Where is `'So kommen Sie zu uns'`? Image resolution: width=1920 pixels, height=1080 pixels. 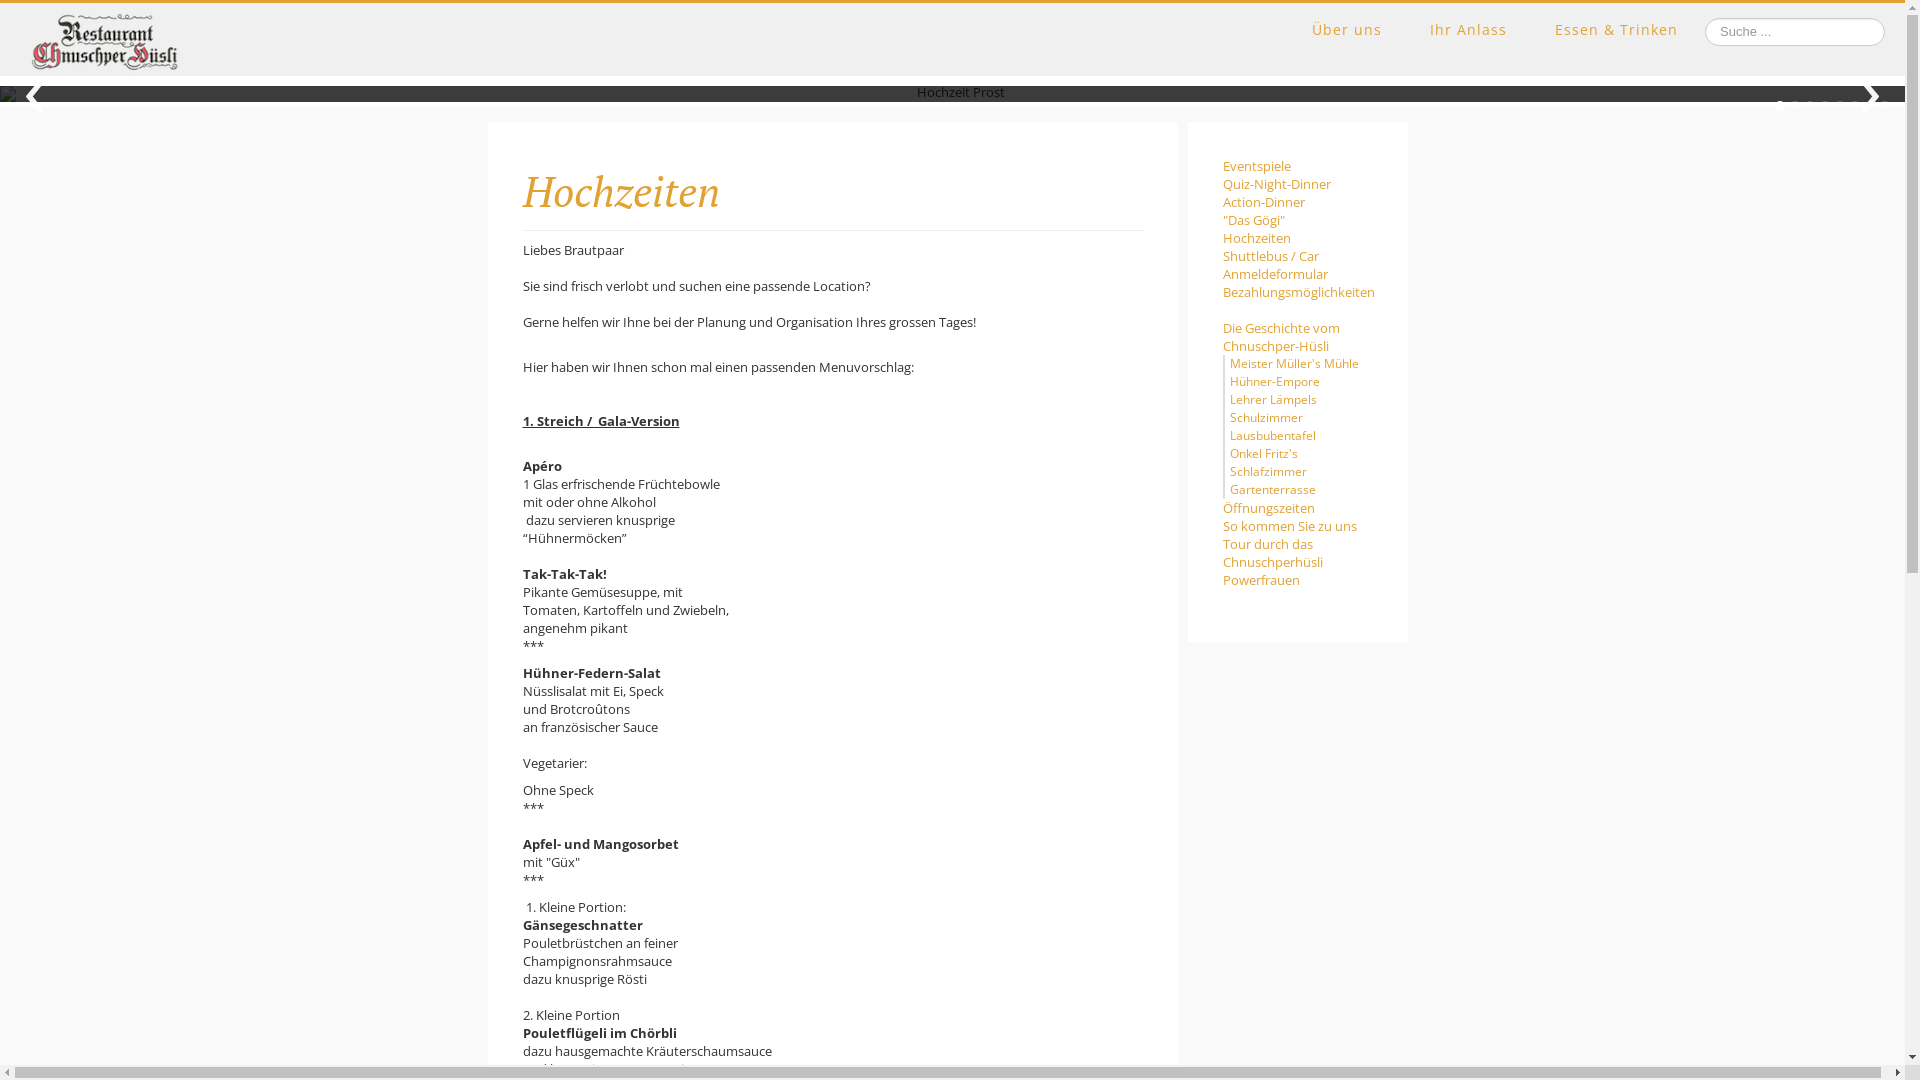 'So kommen Sie zu uns' is located at coordinates (1296, 524).